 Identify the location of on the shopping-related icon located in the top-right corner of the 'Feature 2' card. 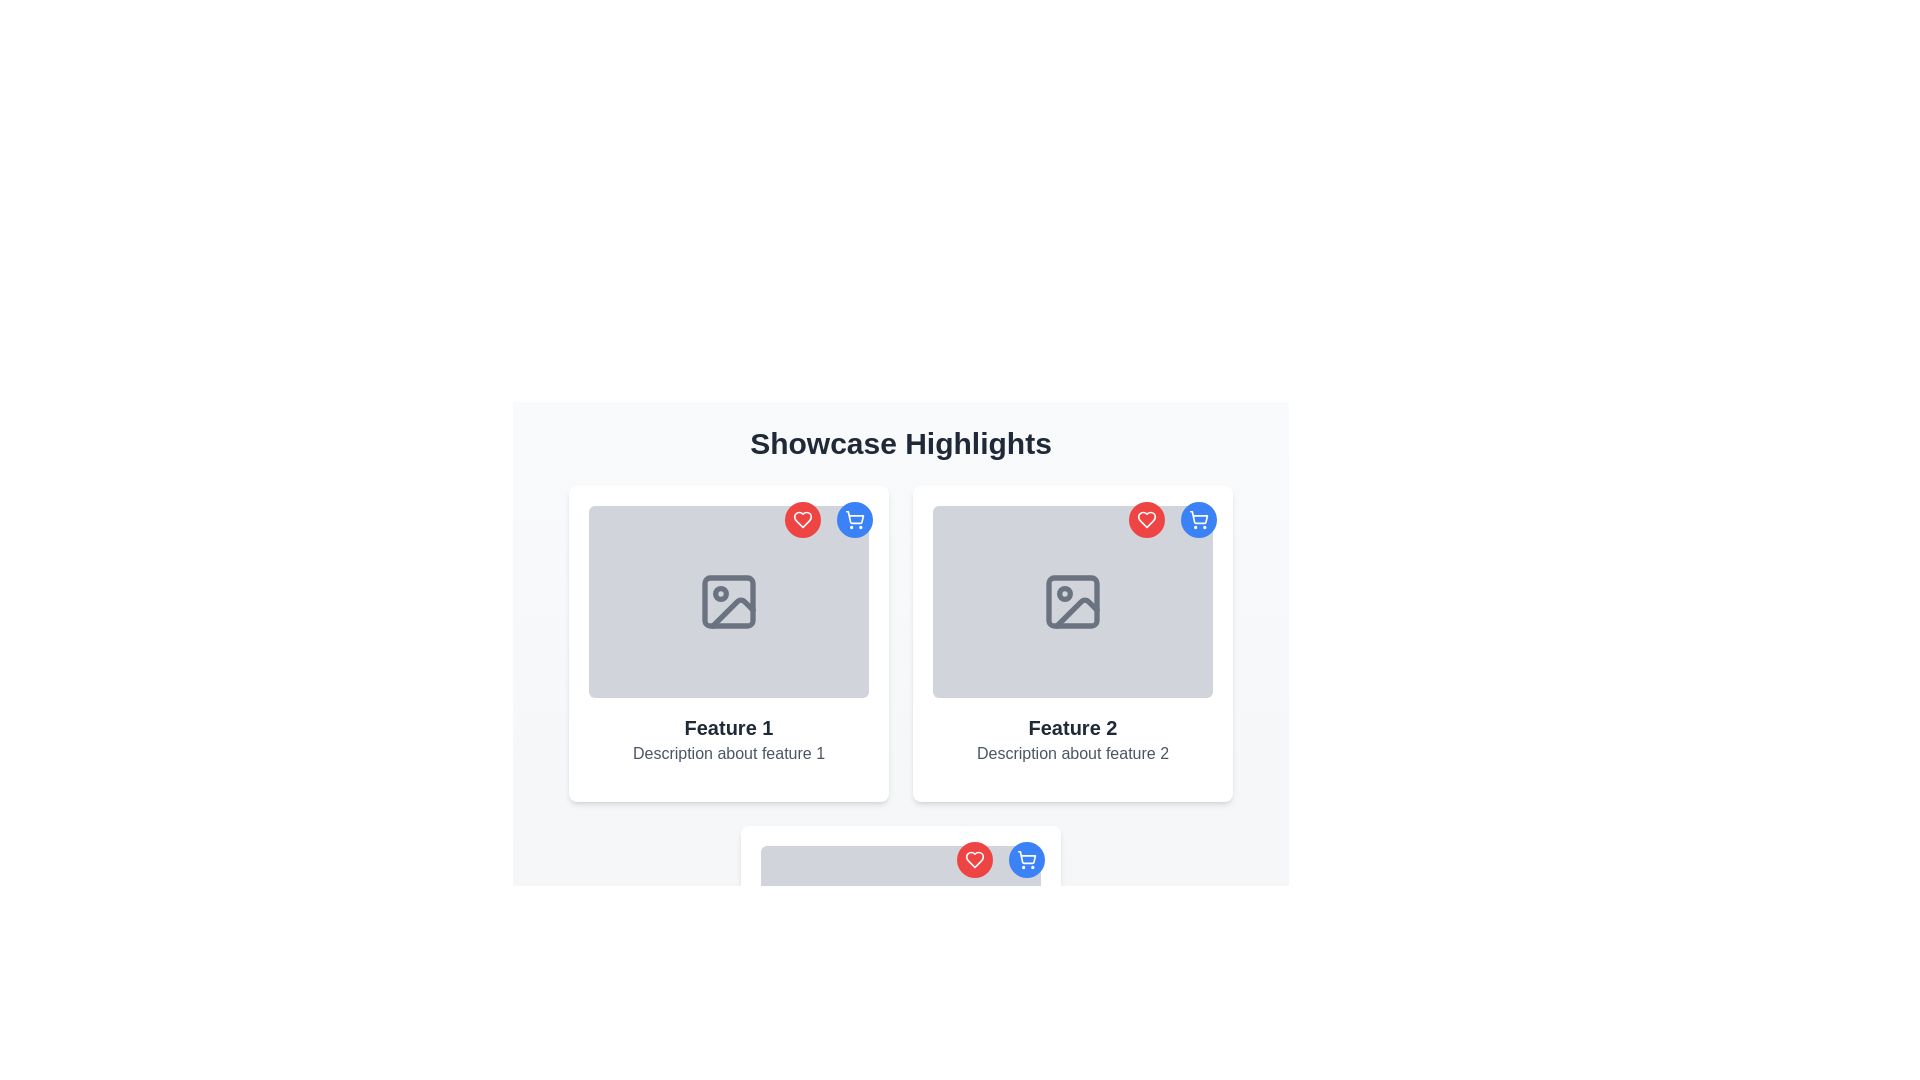
(1199, 516).